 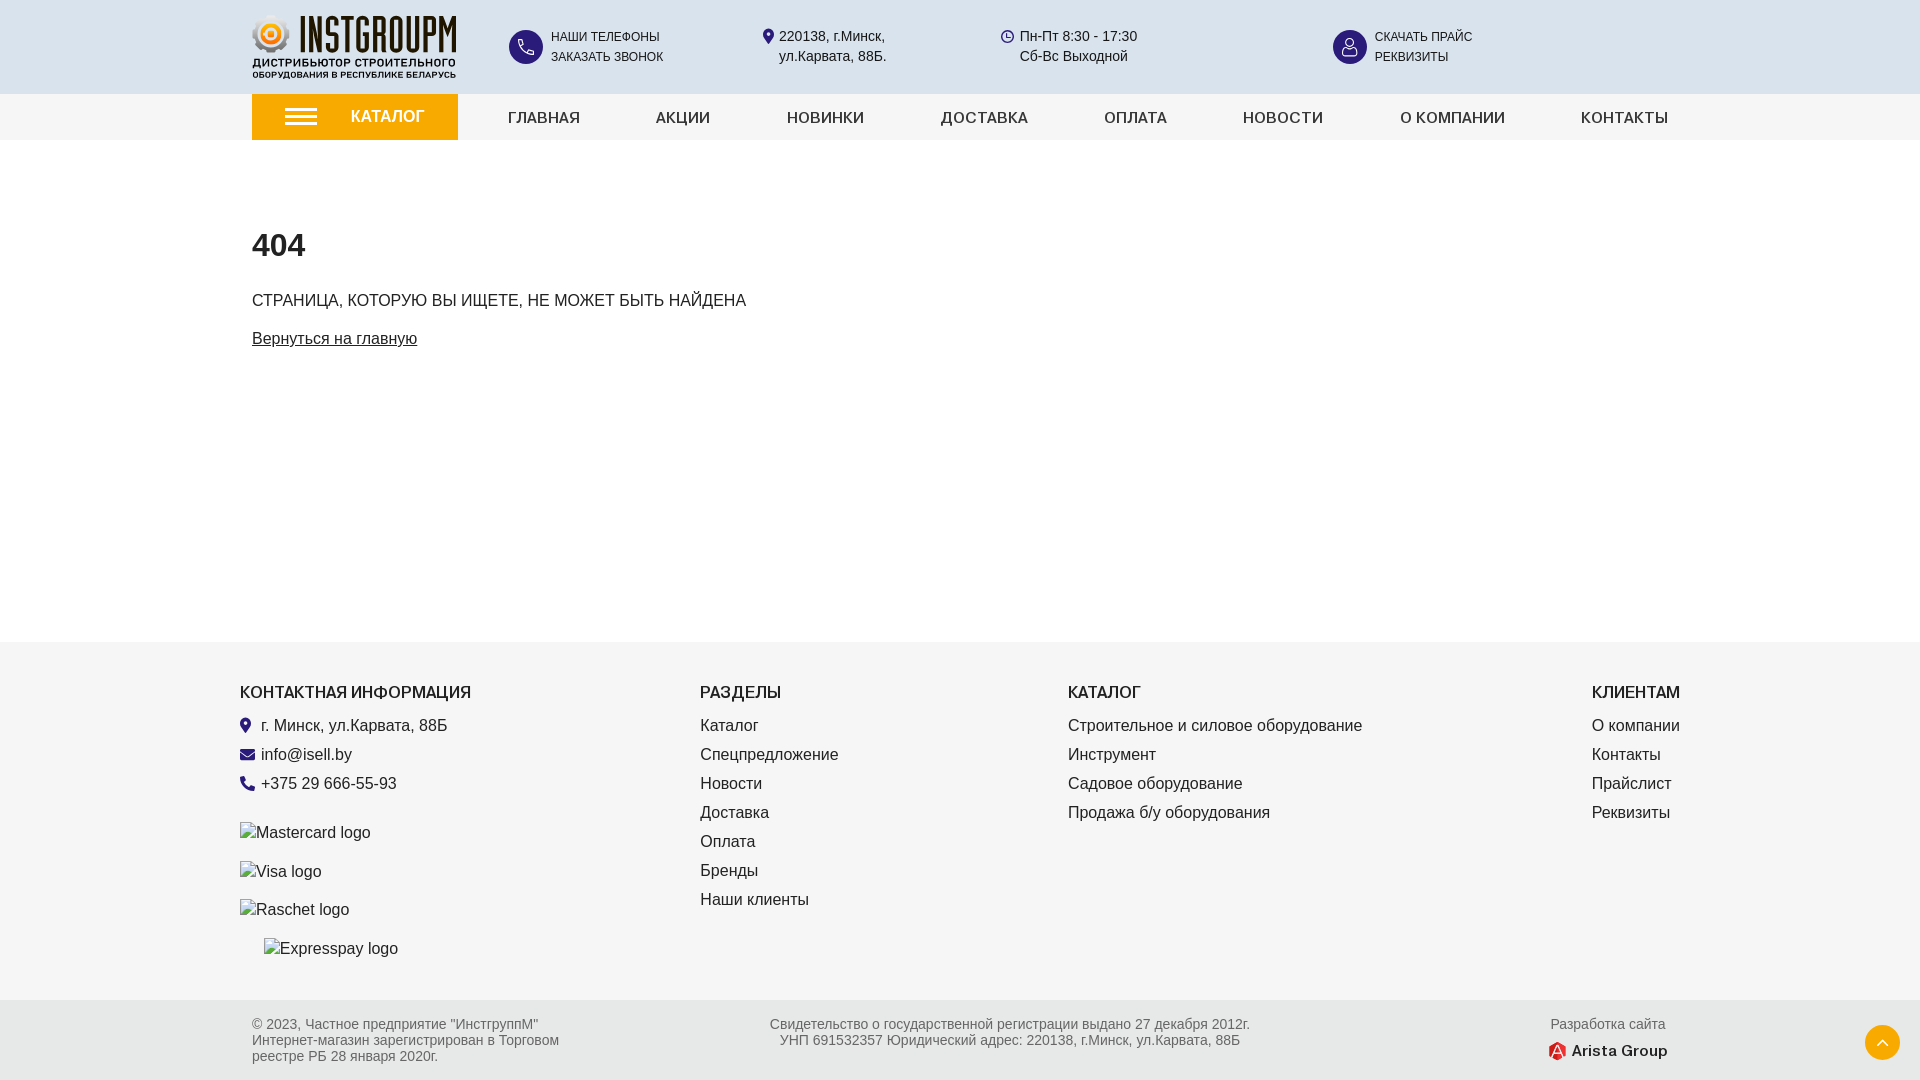 I want to click on '+375 29 666-55-93', so click(x=365, y=782).